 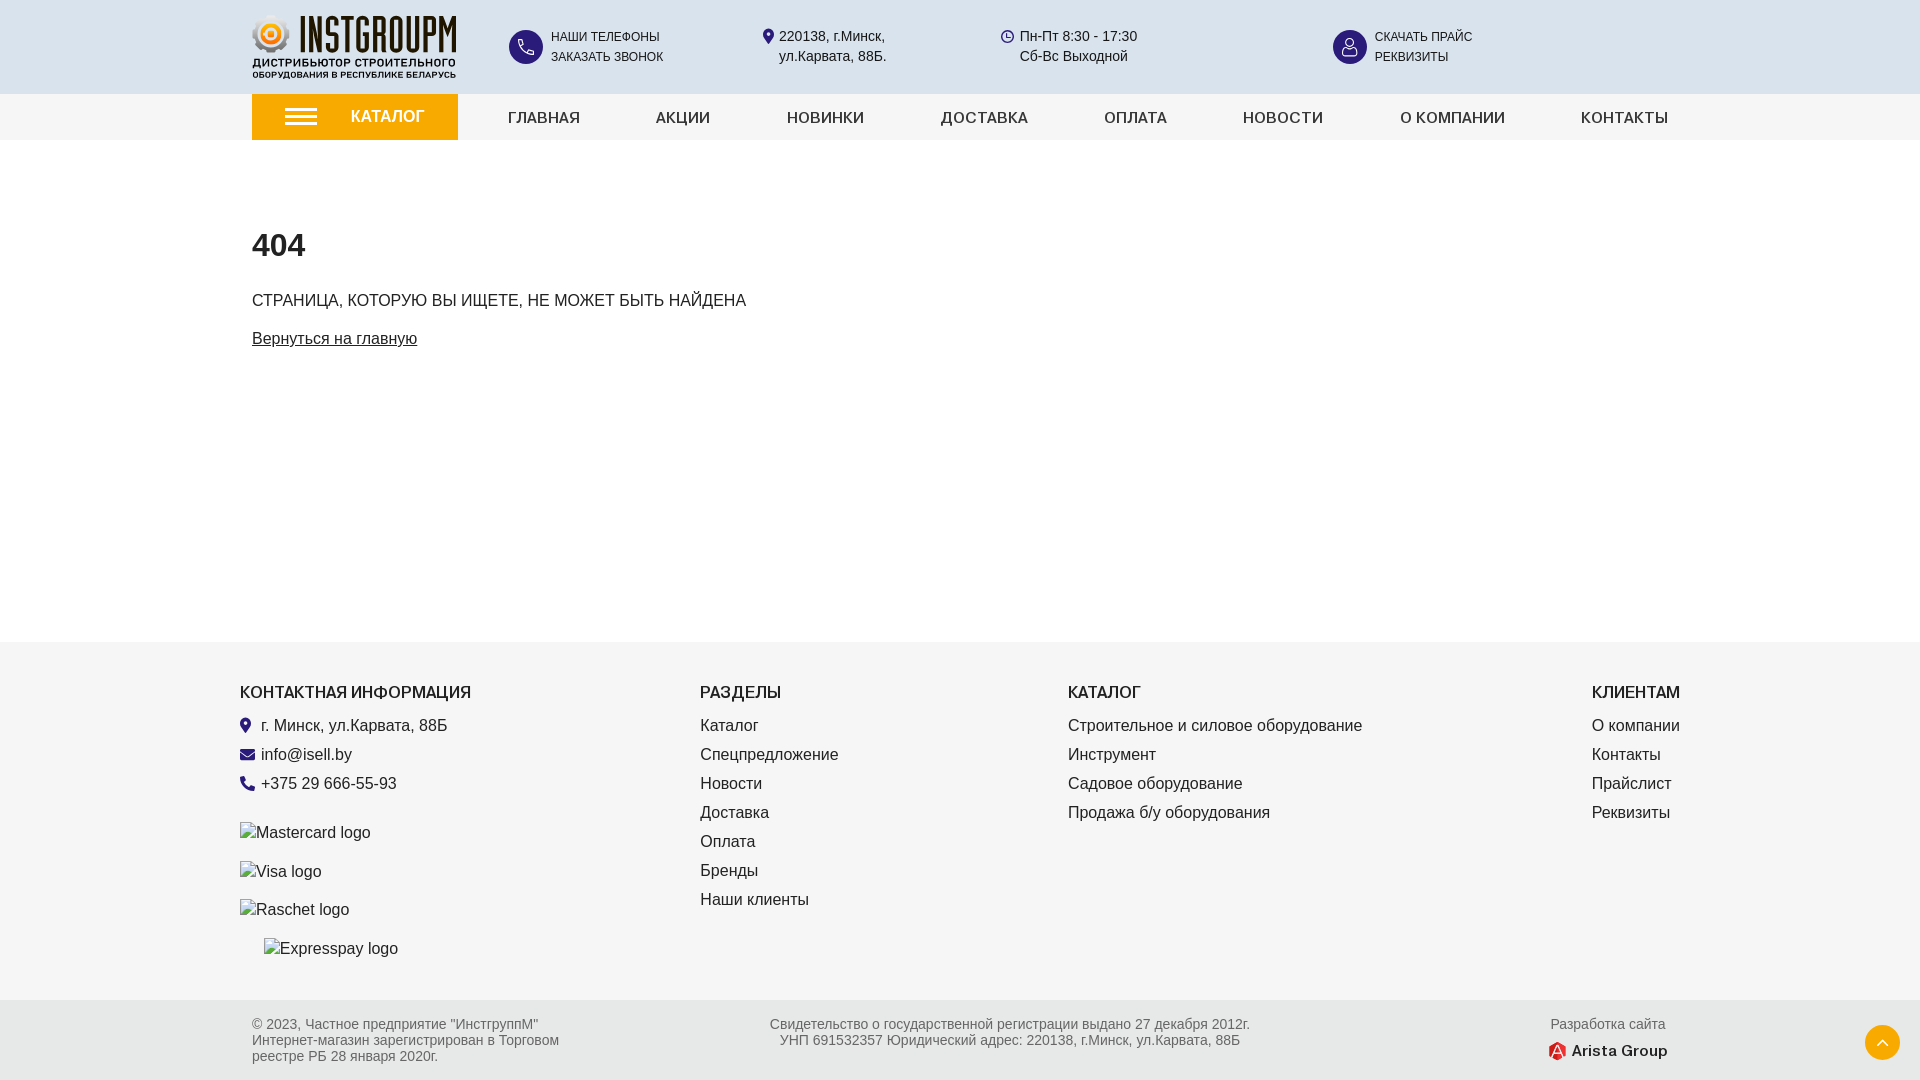 I want to click on '+375 29 666-55-93', so click(x=365, y=782).